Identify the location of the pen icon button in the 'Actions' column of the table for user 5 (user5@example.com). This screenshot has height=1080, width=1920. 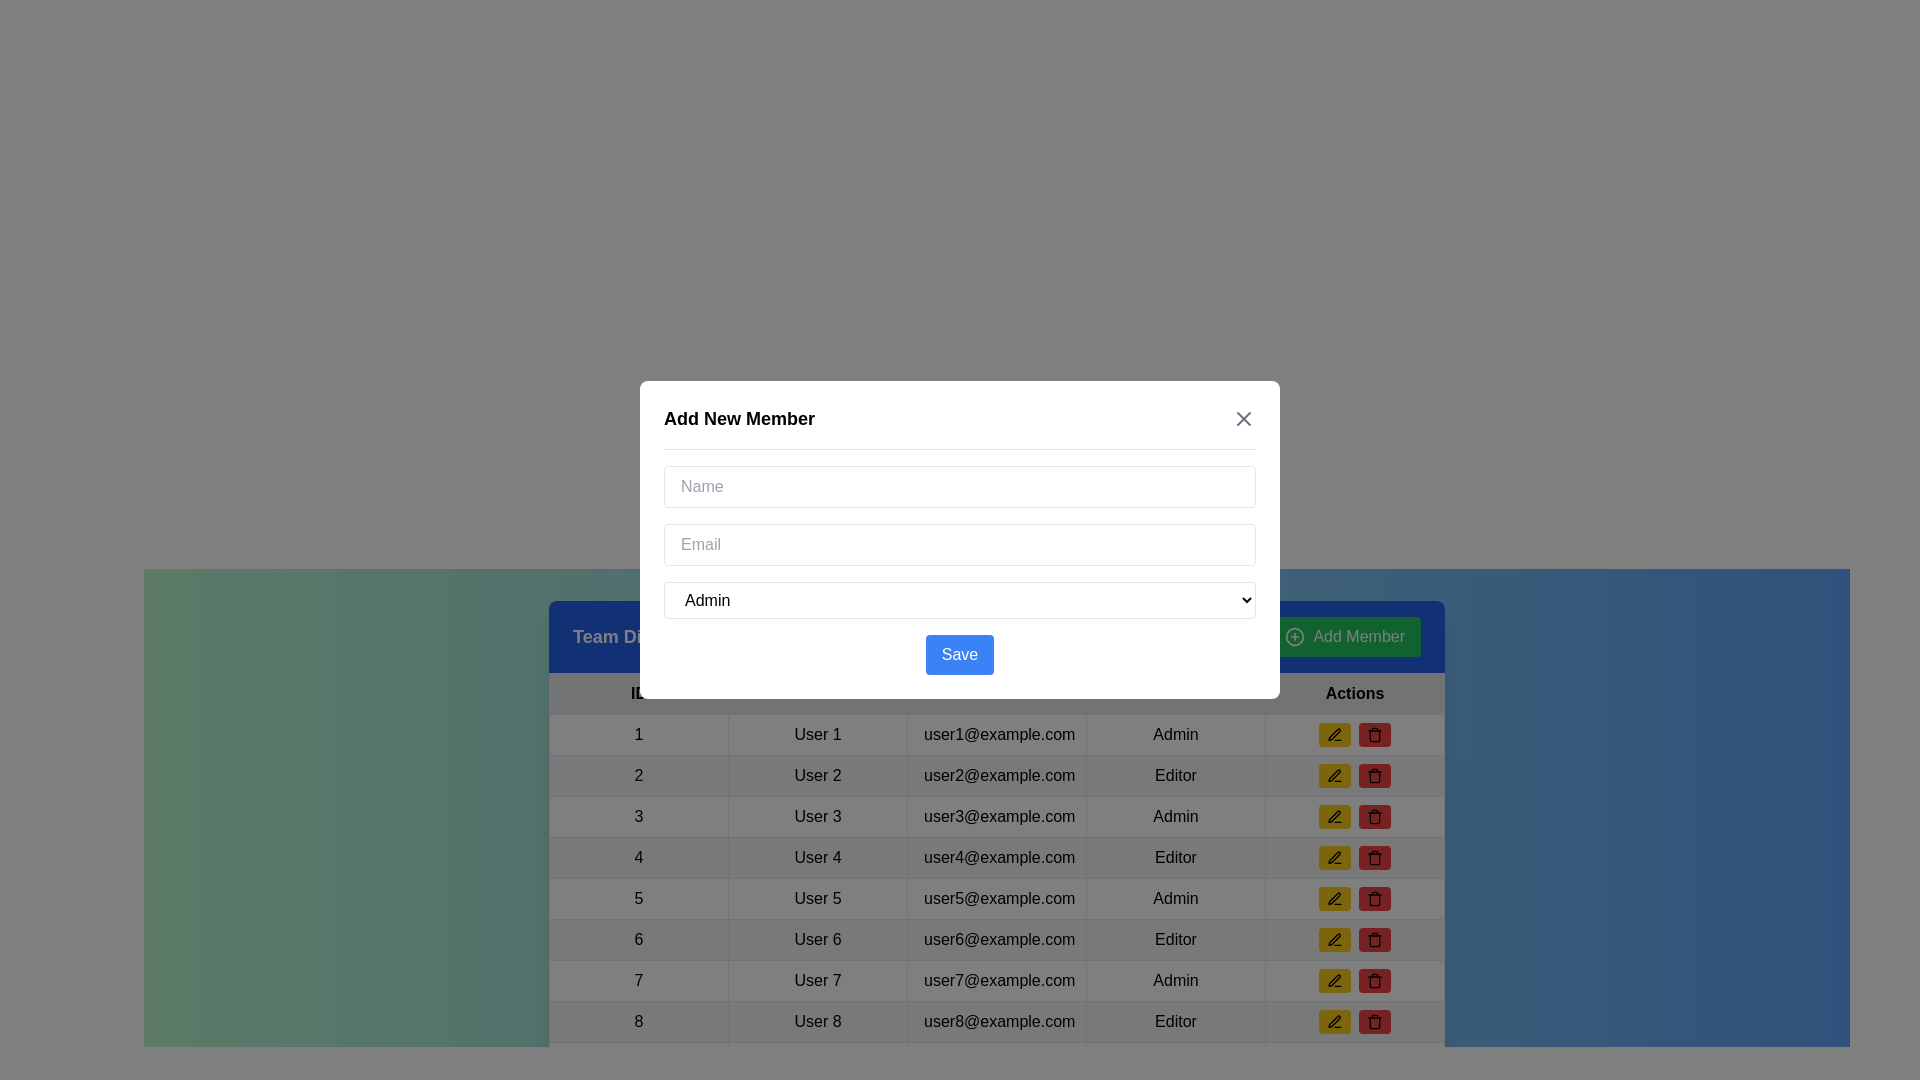
(1334, 897).